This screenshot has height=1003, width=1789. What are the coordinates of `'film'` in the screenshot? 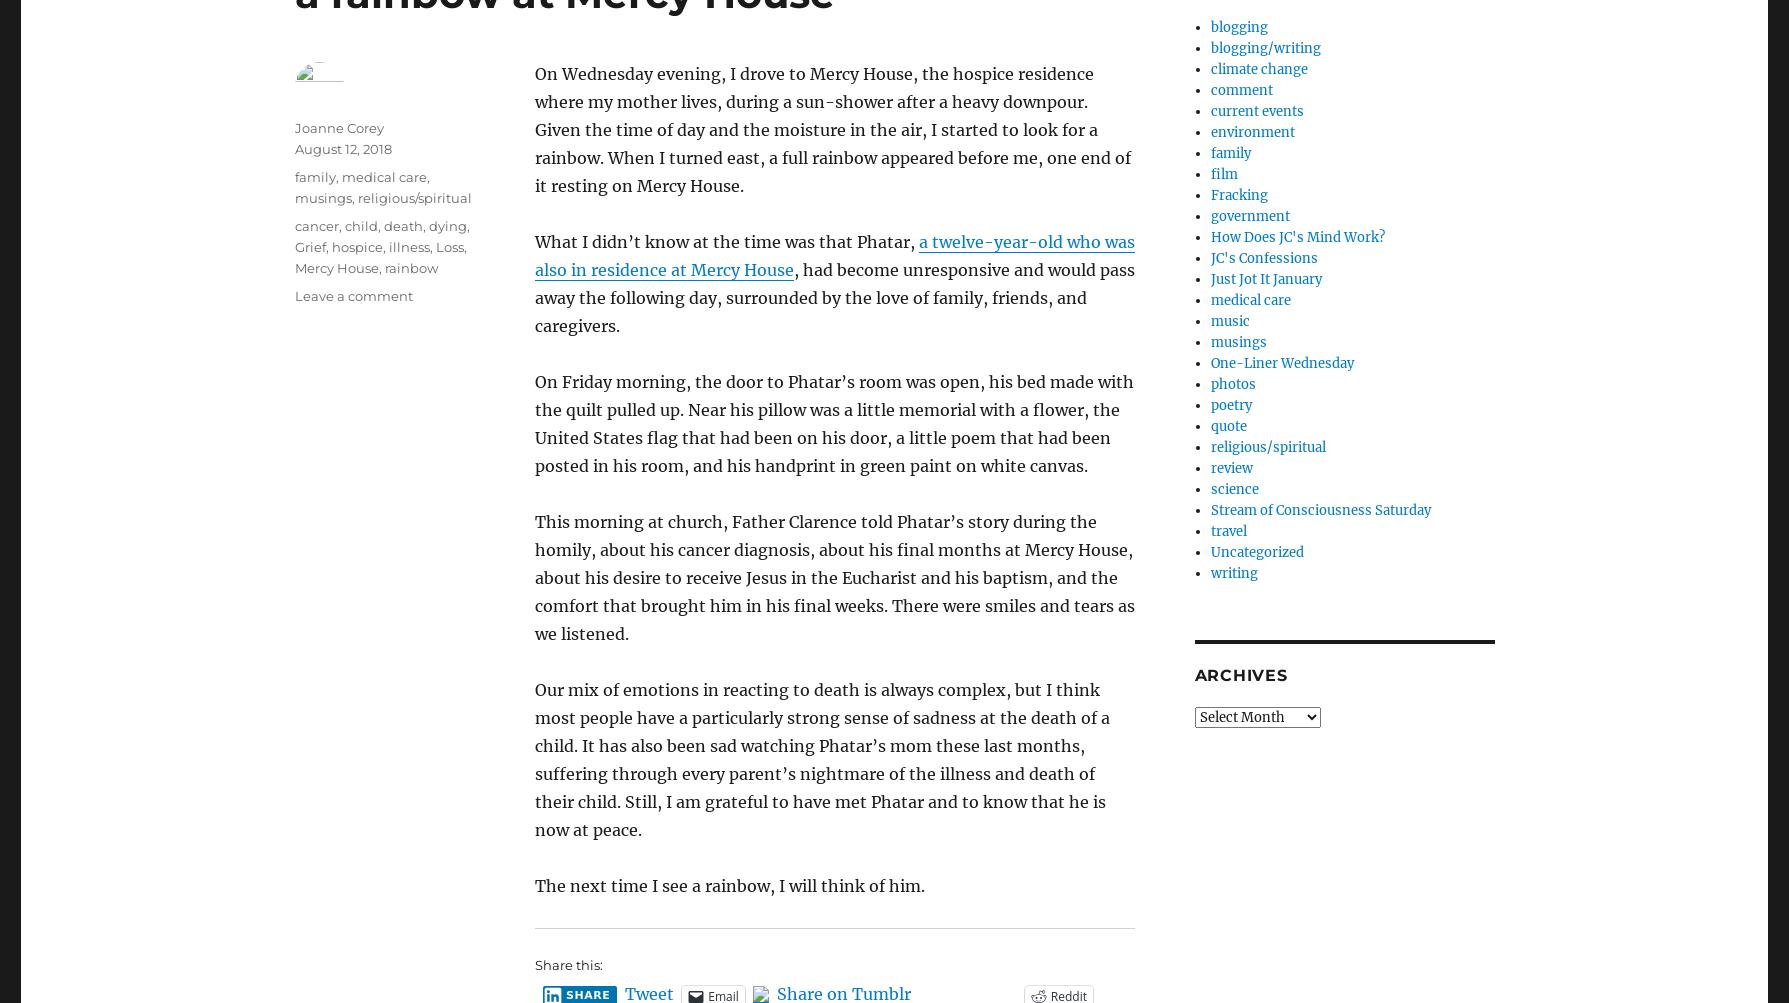 It's located at (1223, 173).